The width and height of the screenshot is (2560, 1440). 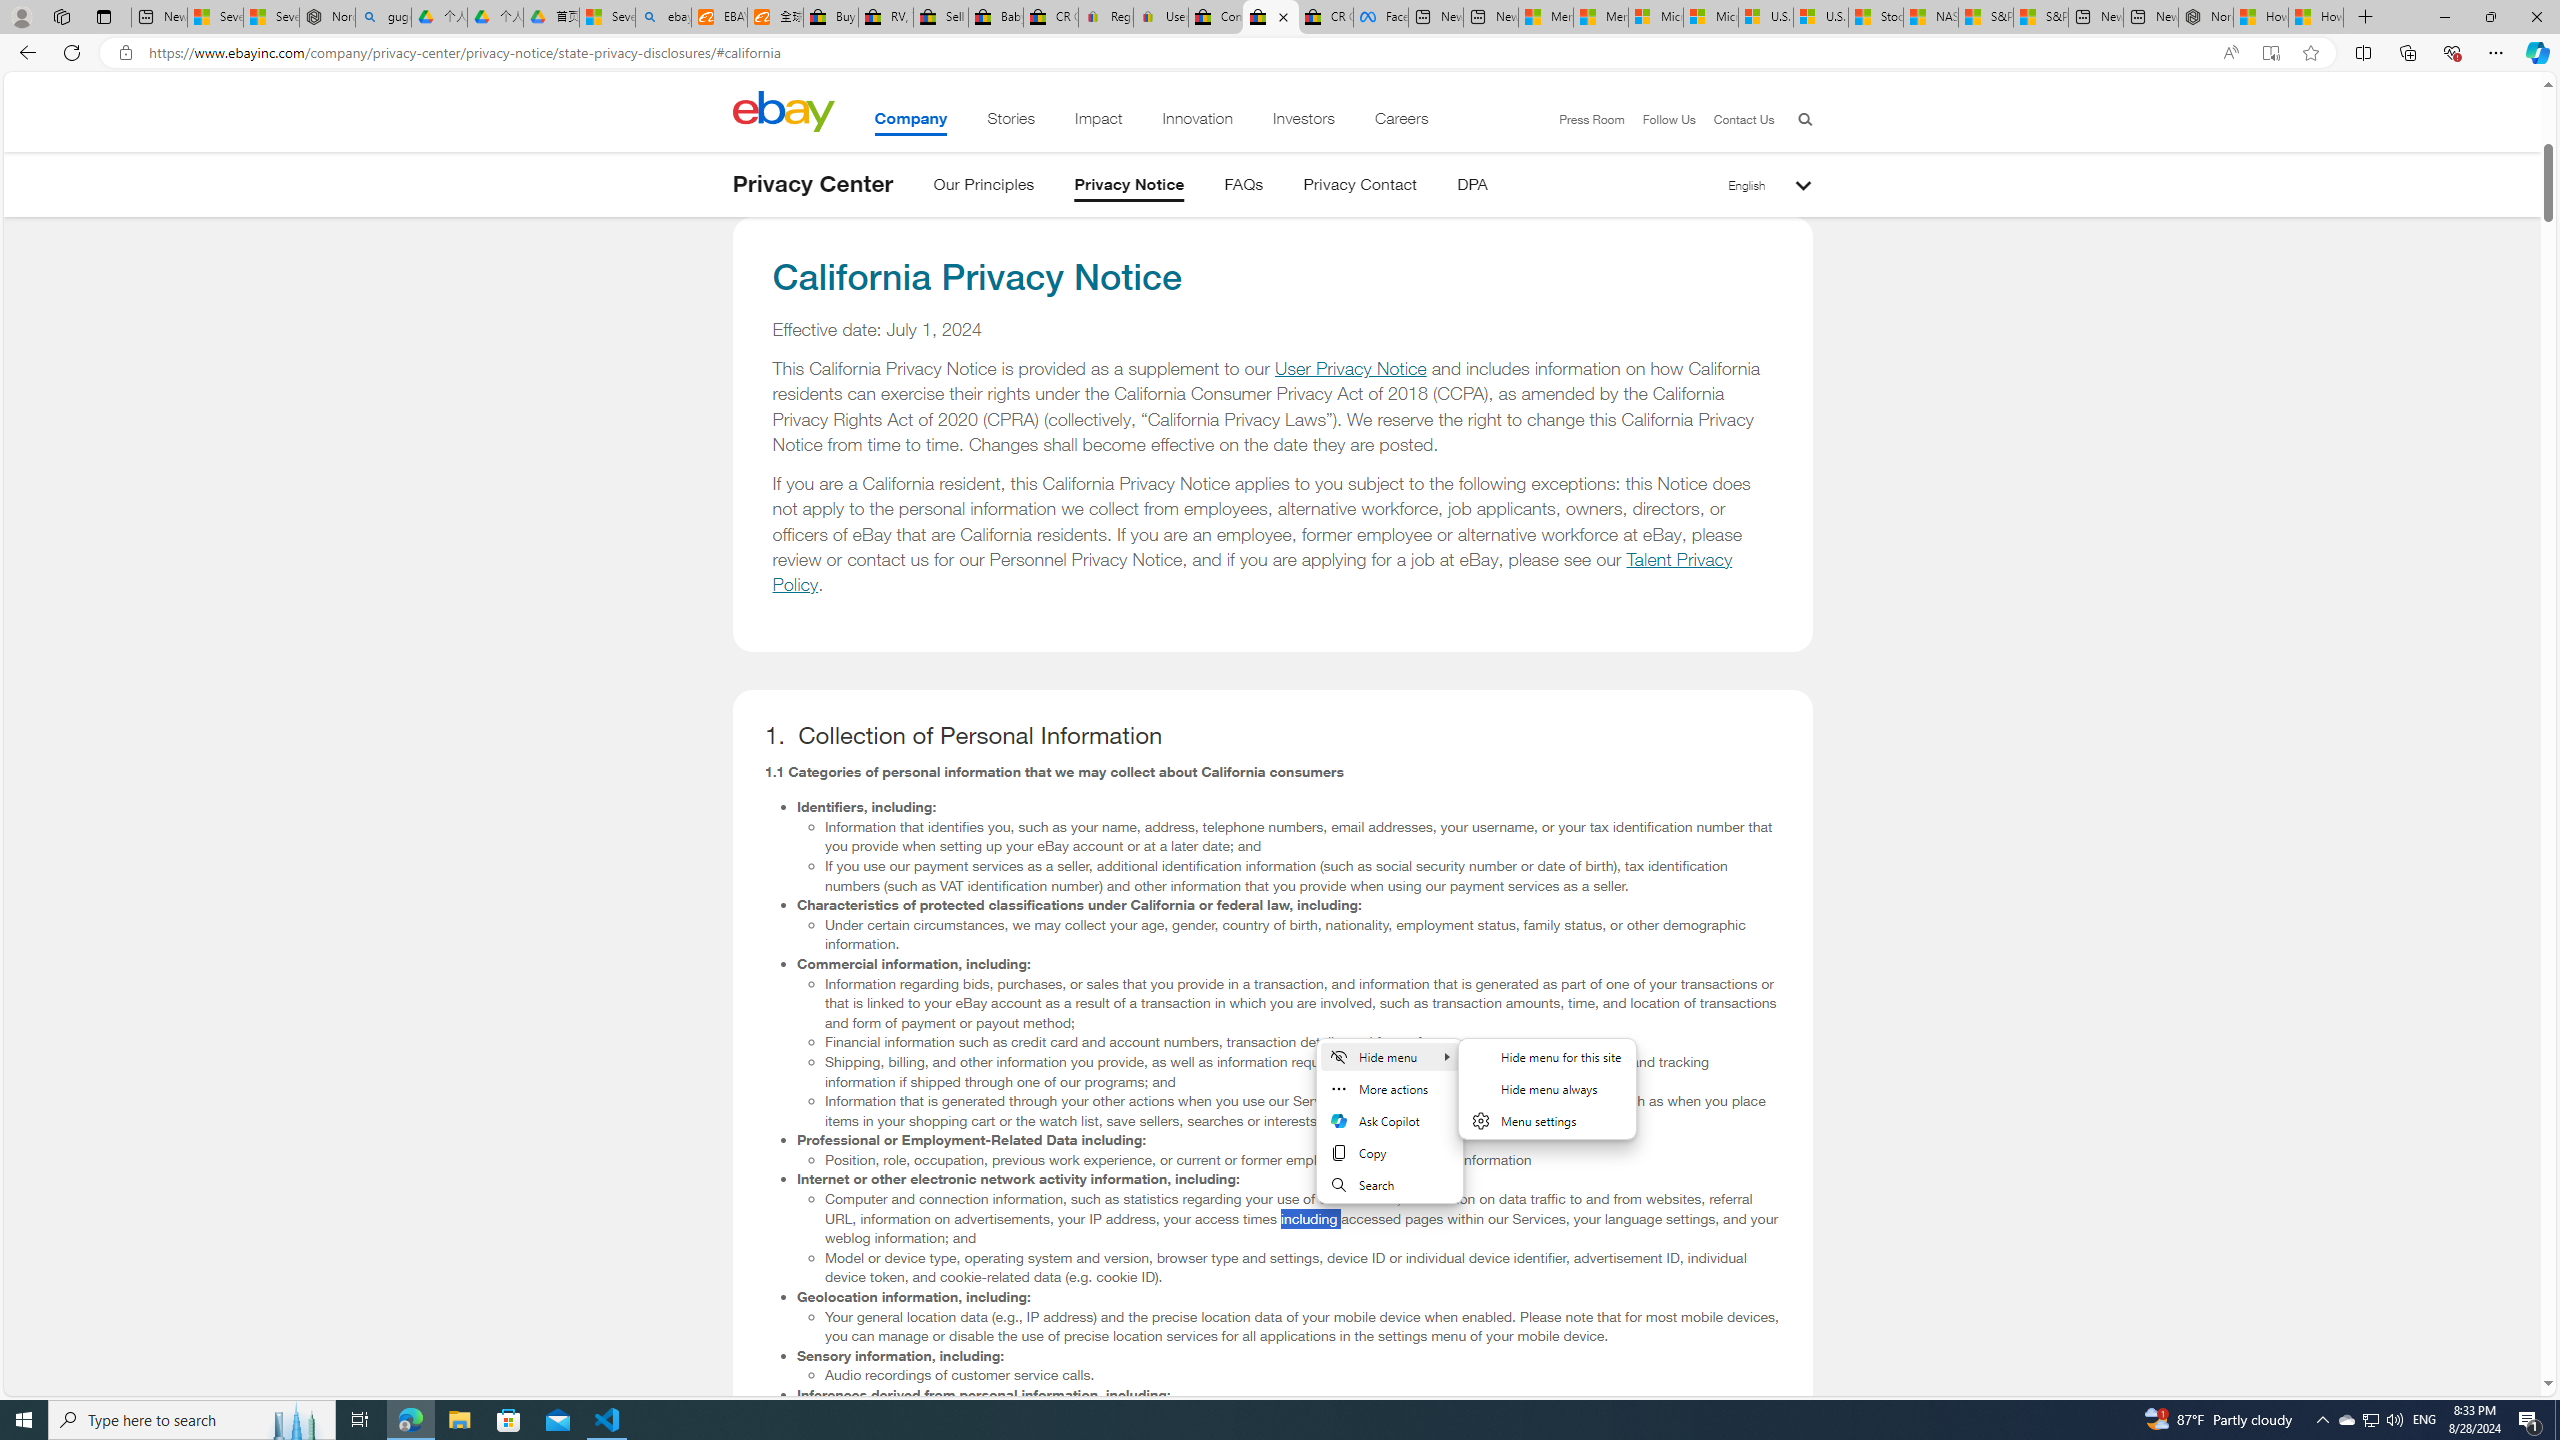 I want to click on 'Enter Immersive Reader (F9)', so click(x=2270, y=53).